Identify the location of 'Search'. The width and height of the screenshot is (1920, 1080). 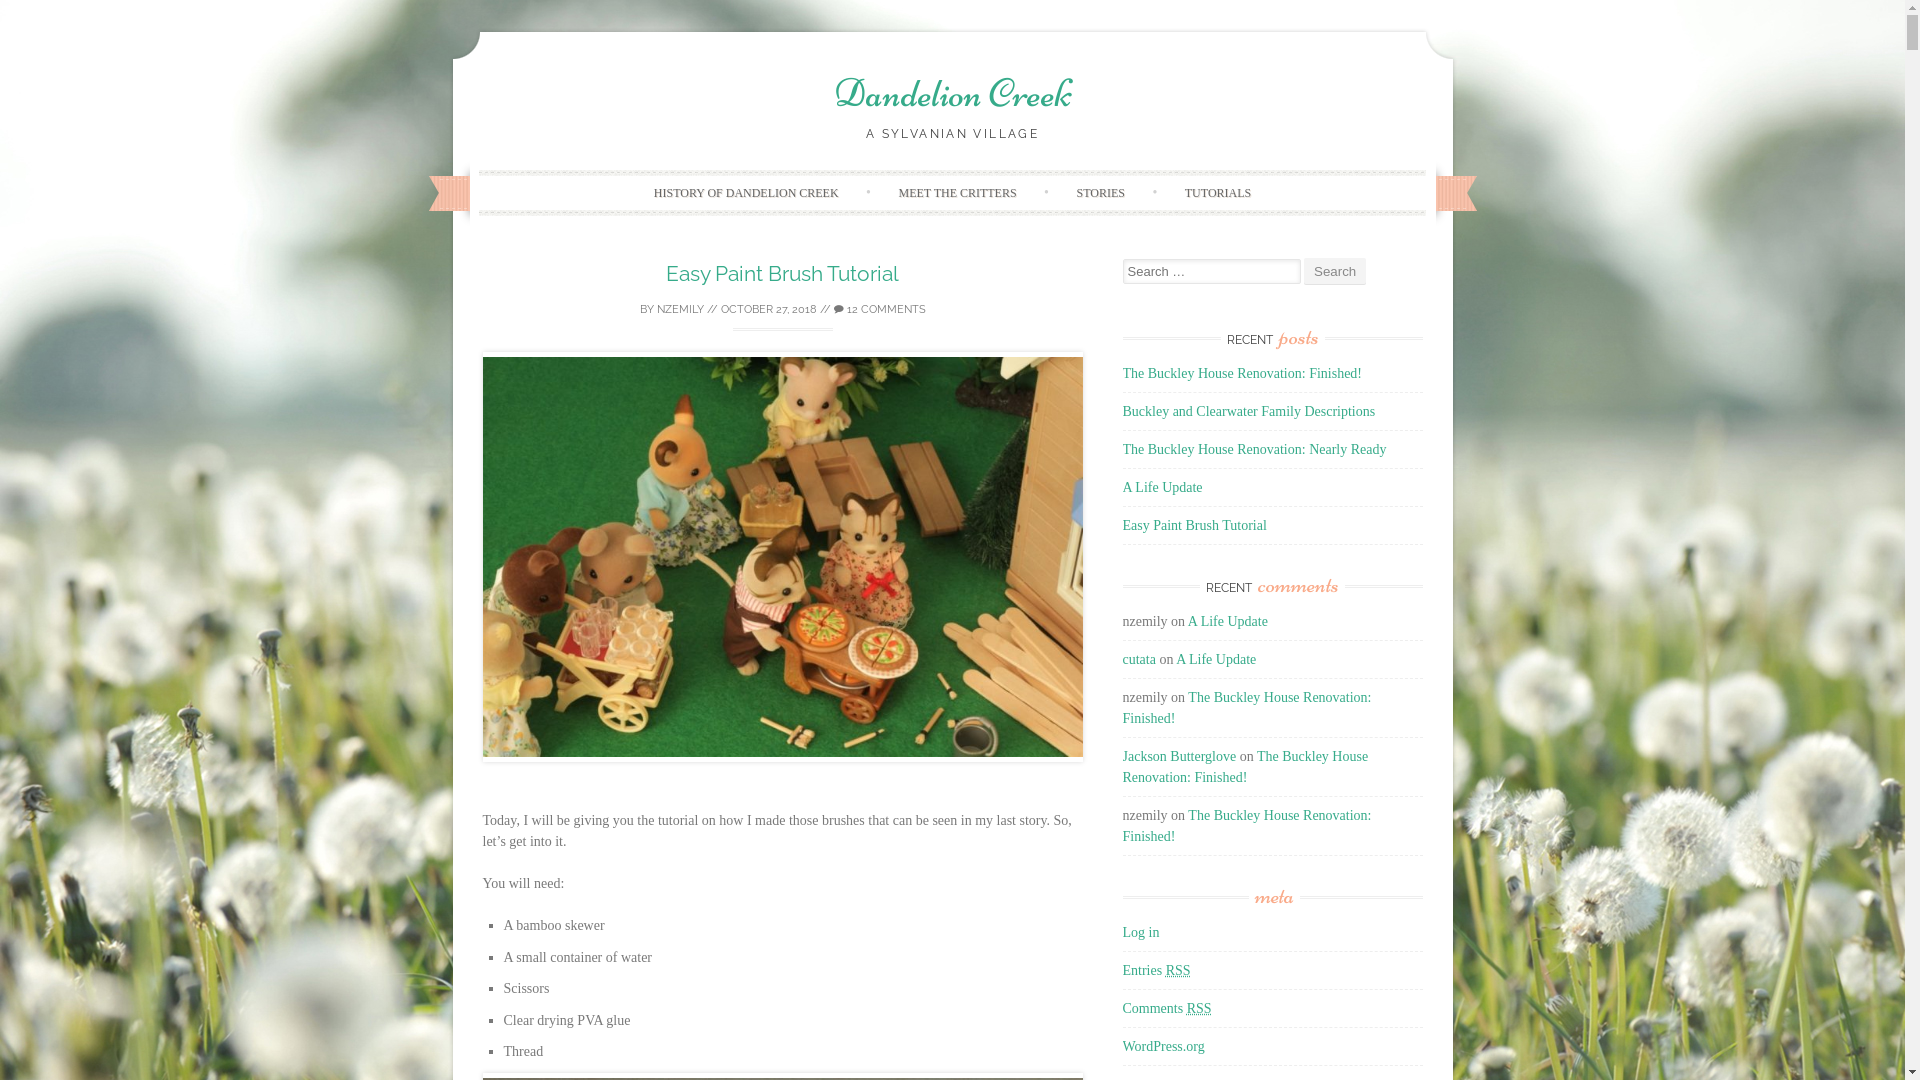
(1334, 271).